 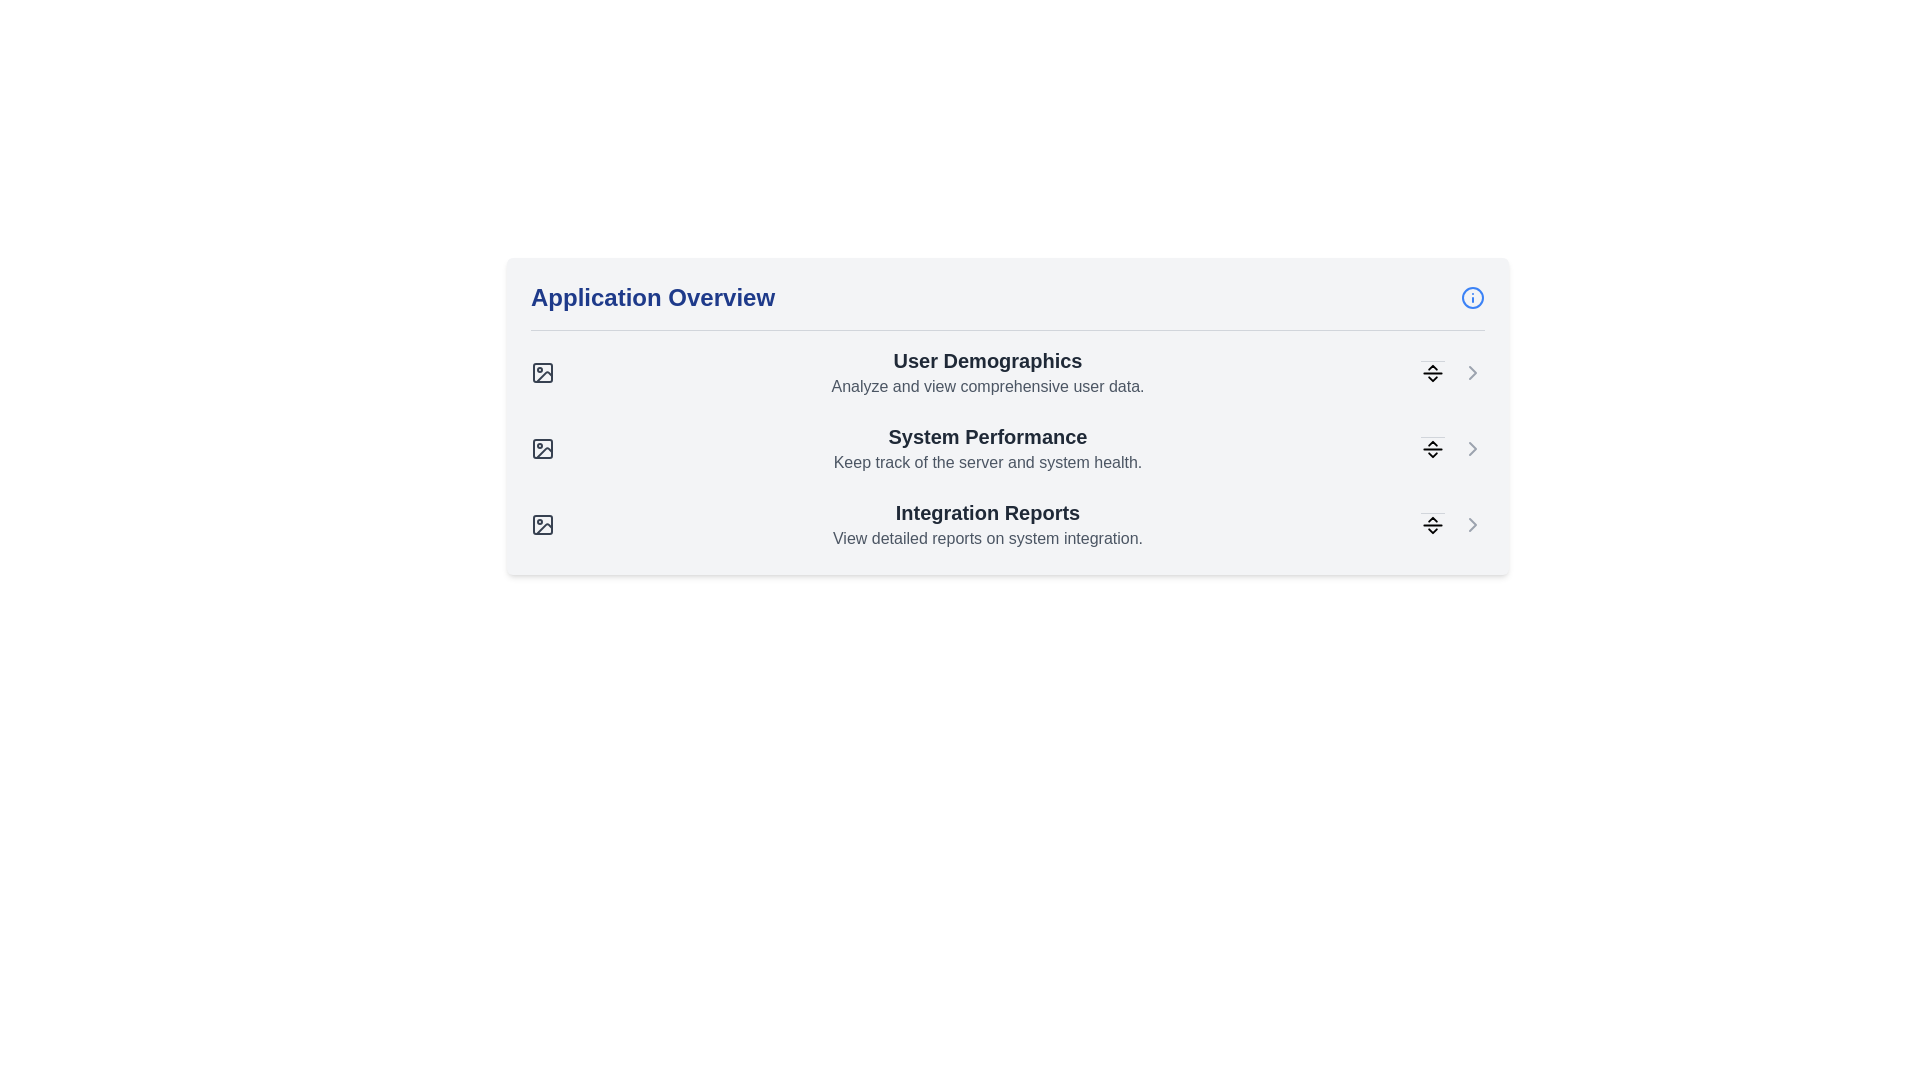 I want to click on description of the text block titled 'Integration Reports' which contains details about viewing system integration reports, so click(x=988, y=523).